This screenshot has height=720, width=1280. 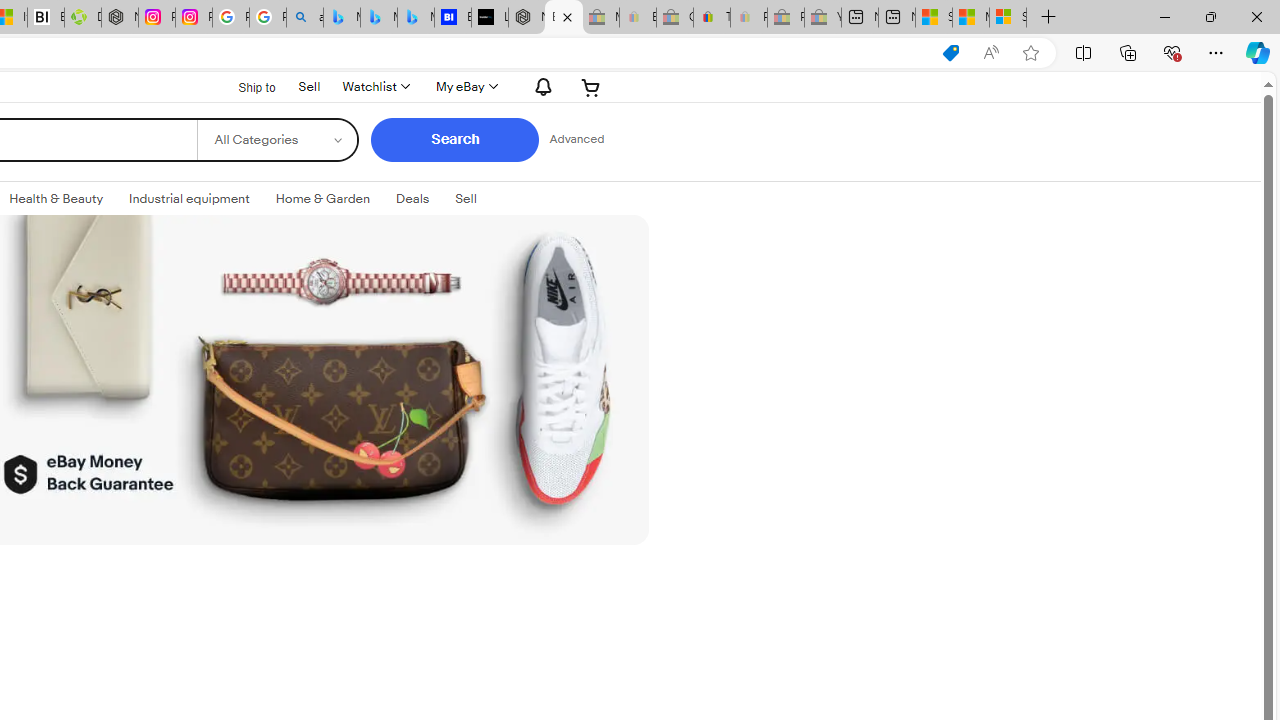 What do you see at coordinates (189, 199) in the screenshot?
I see `'Industrial equipmentExpand: Industrial equipment'` at bounding box center [189, 199].